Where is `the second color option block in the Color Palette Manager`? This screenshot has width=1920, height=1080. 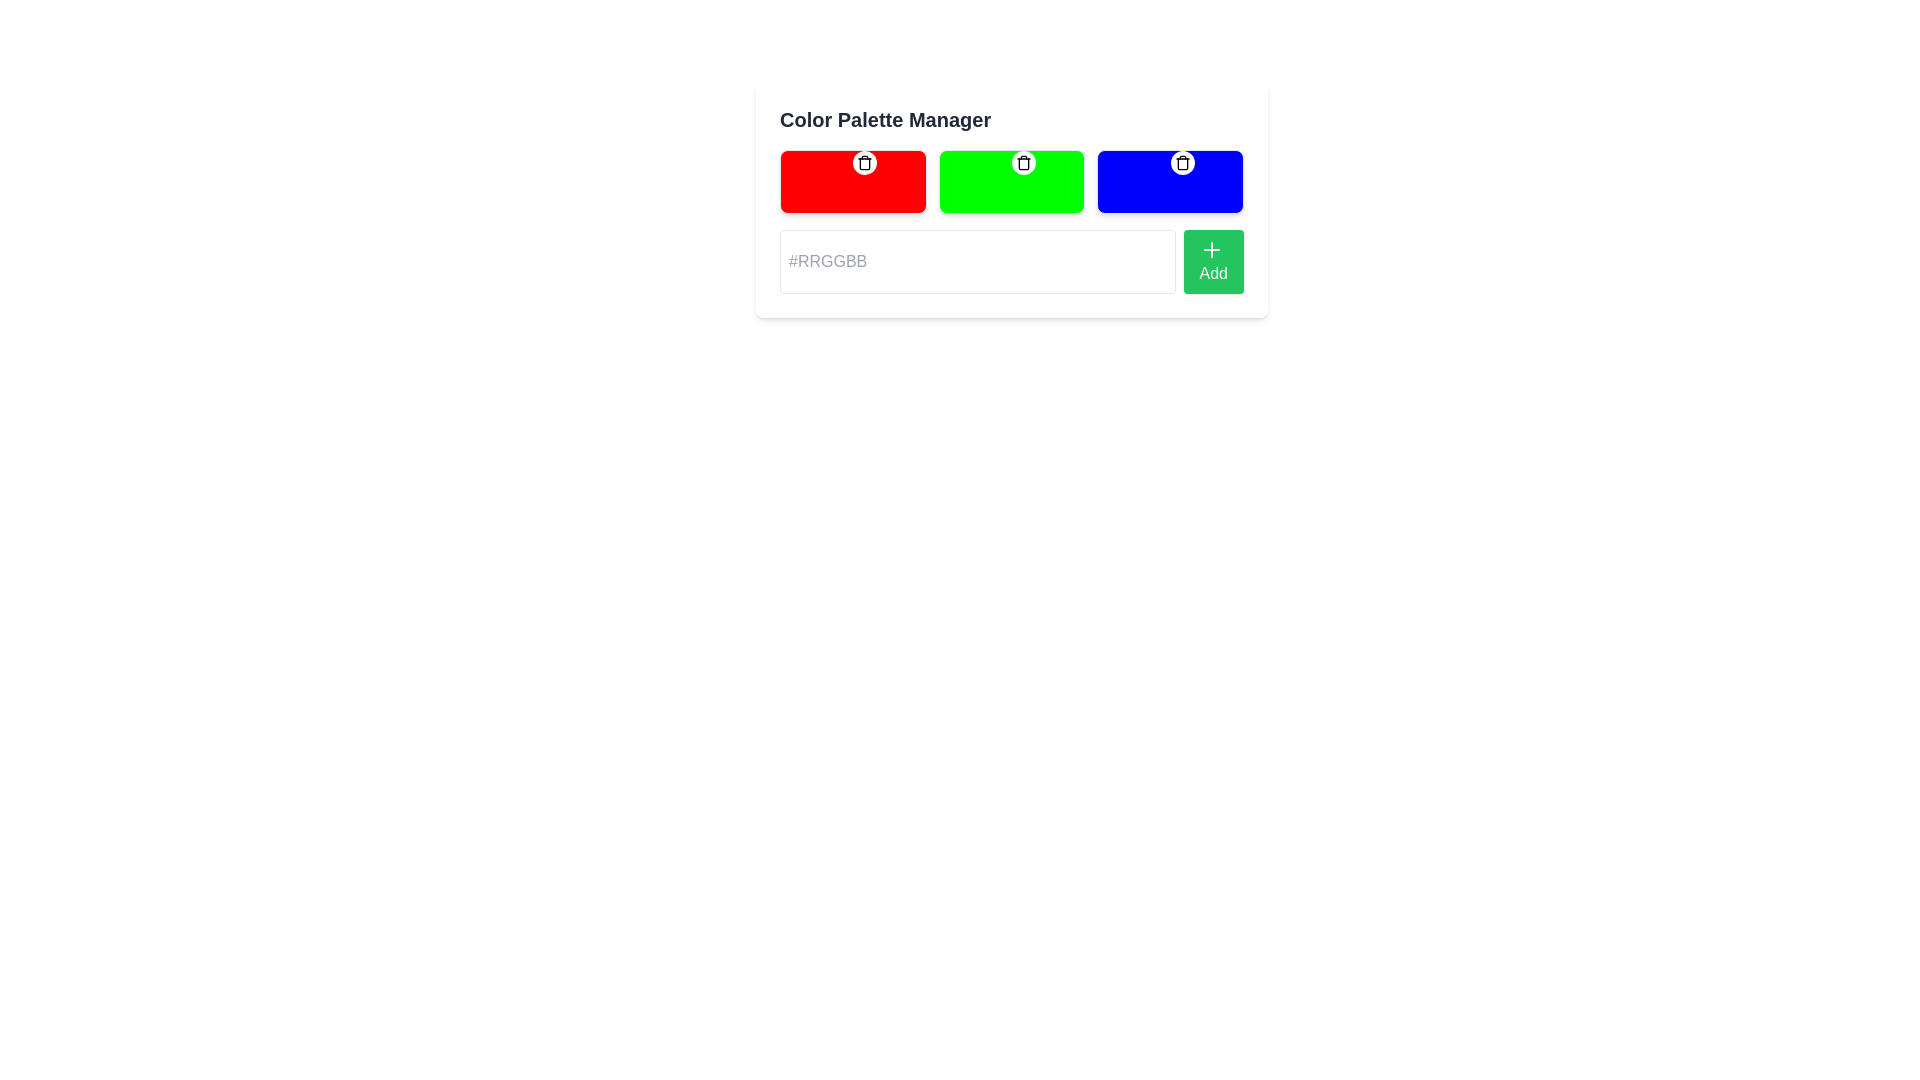 the second color option block in the Color Palette Manager is located at coordinates (1012, 181).